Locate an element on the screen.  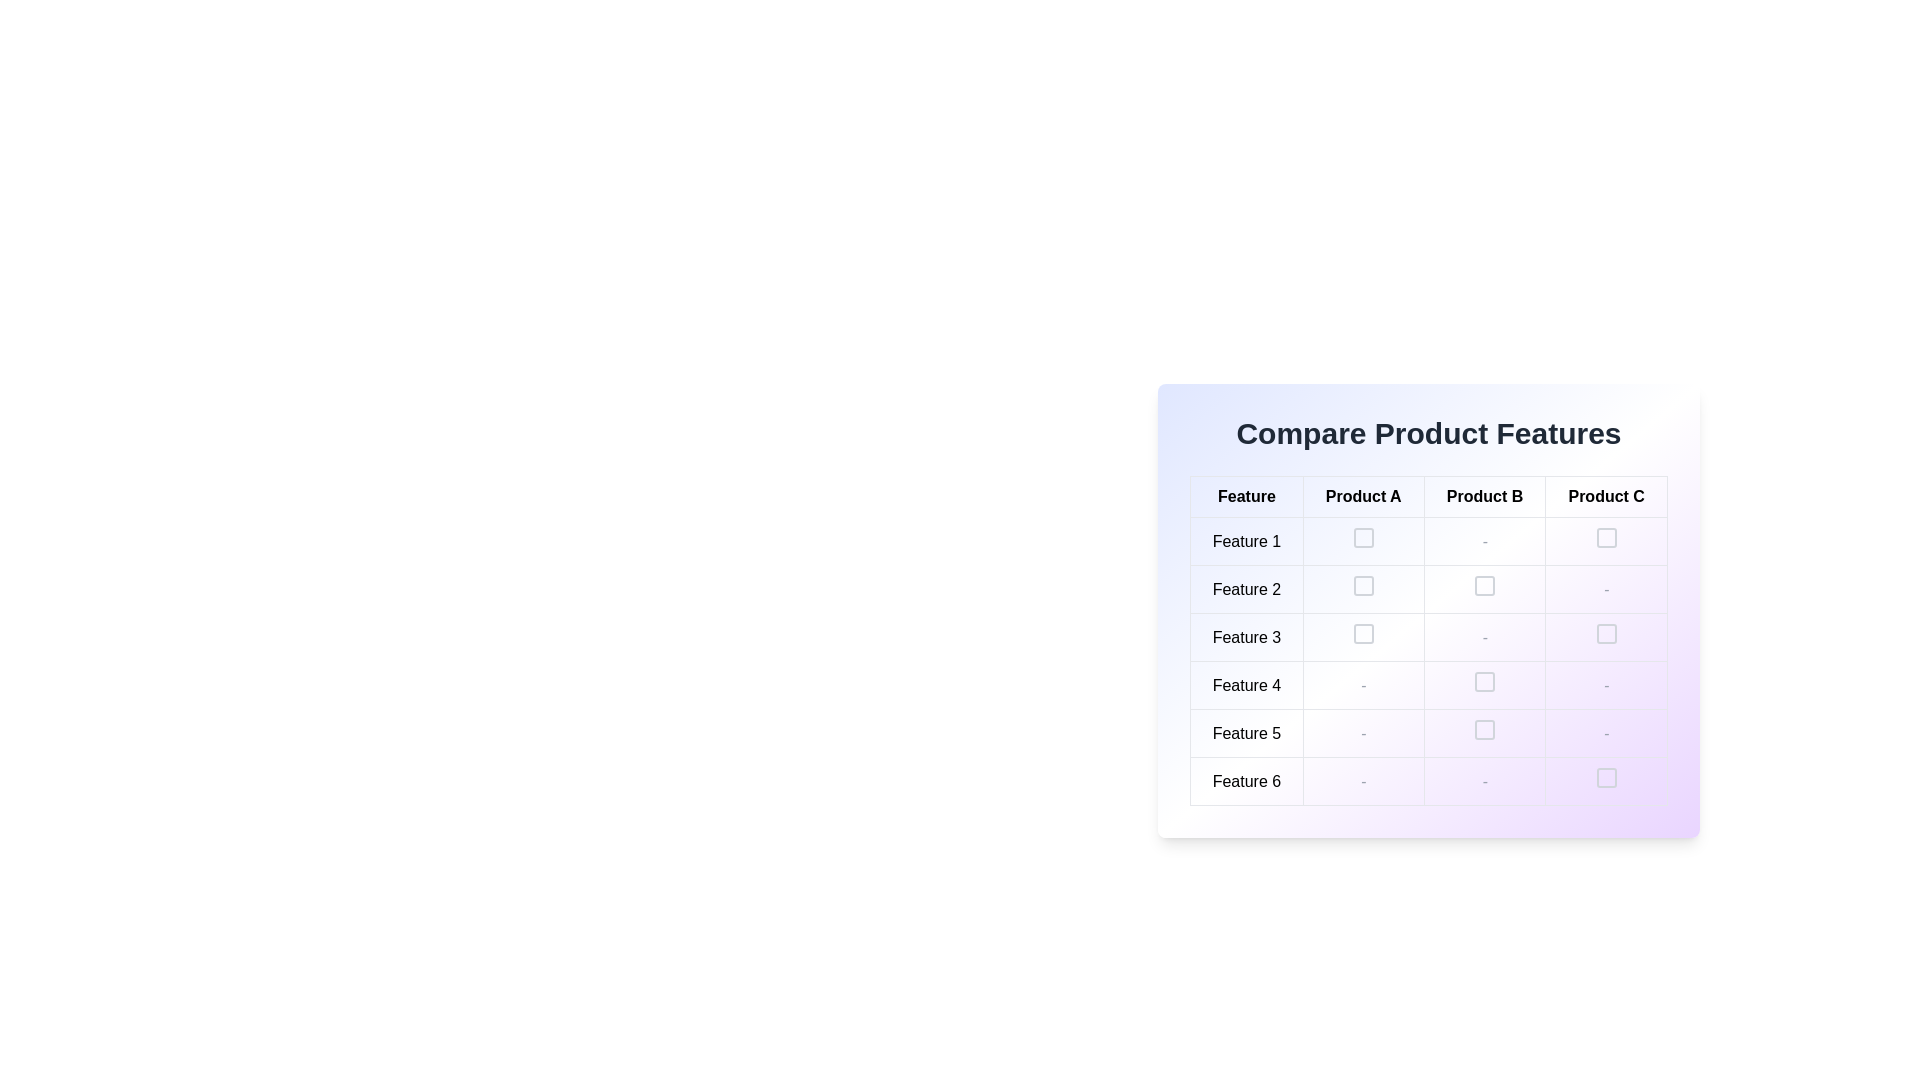
the table cell in the fifth row and third column of the 'Compare Product Features' table, which indicates the absence of a feature or data is located at coordinates (1362, 733).